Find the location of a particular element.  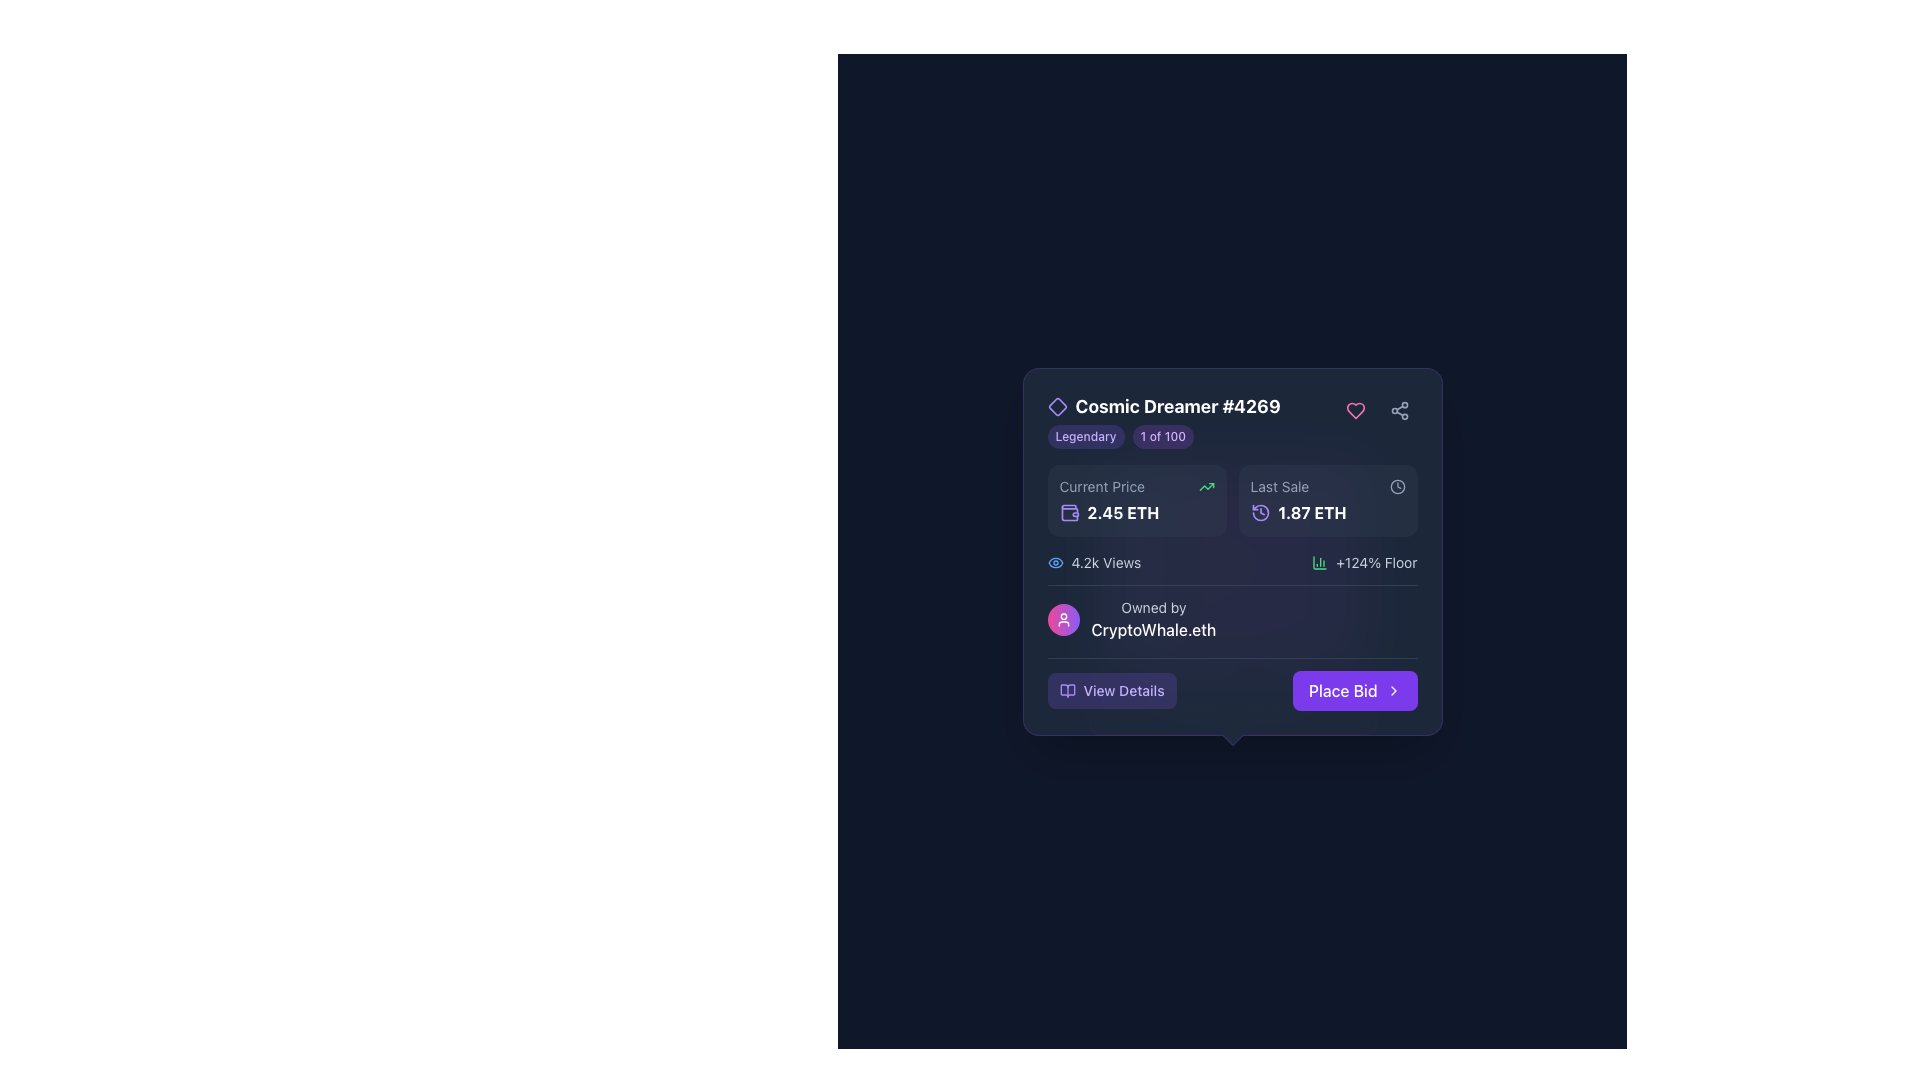

the 'Legendary' badge, which is the first of two adjacent badges in the top-left area of the card-like component, before the badge labeled '1 of 100' is located at coordinates (1085, 435).